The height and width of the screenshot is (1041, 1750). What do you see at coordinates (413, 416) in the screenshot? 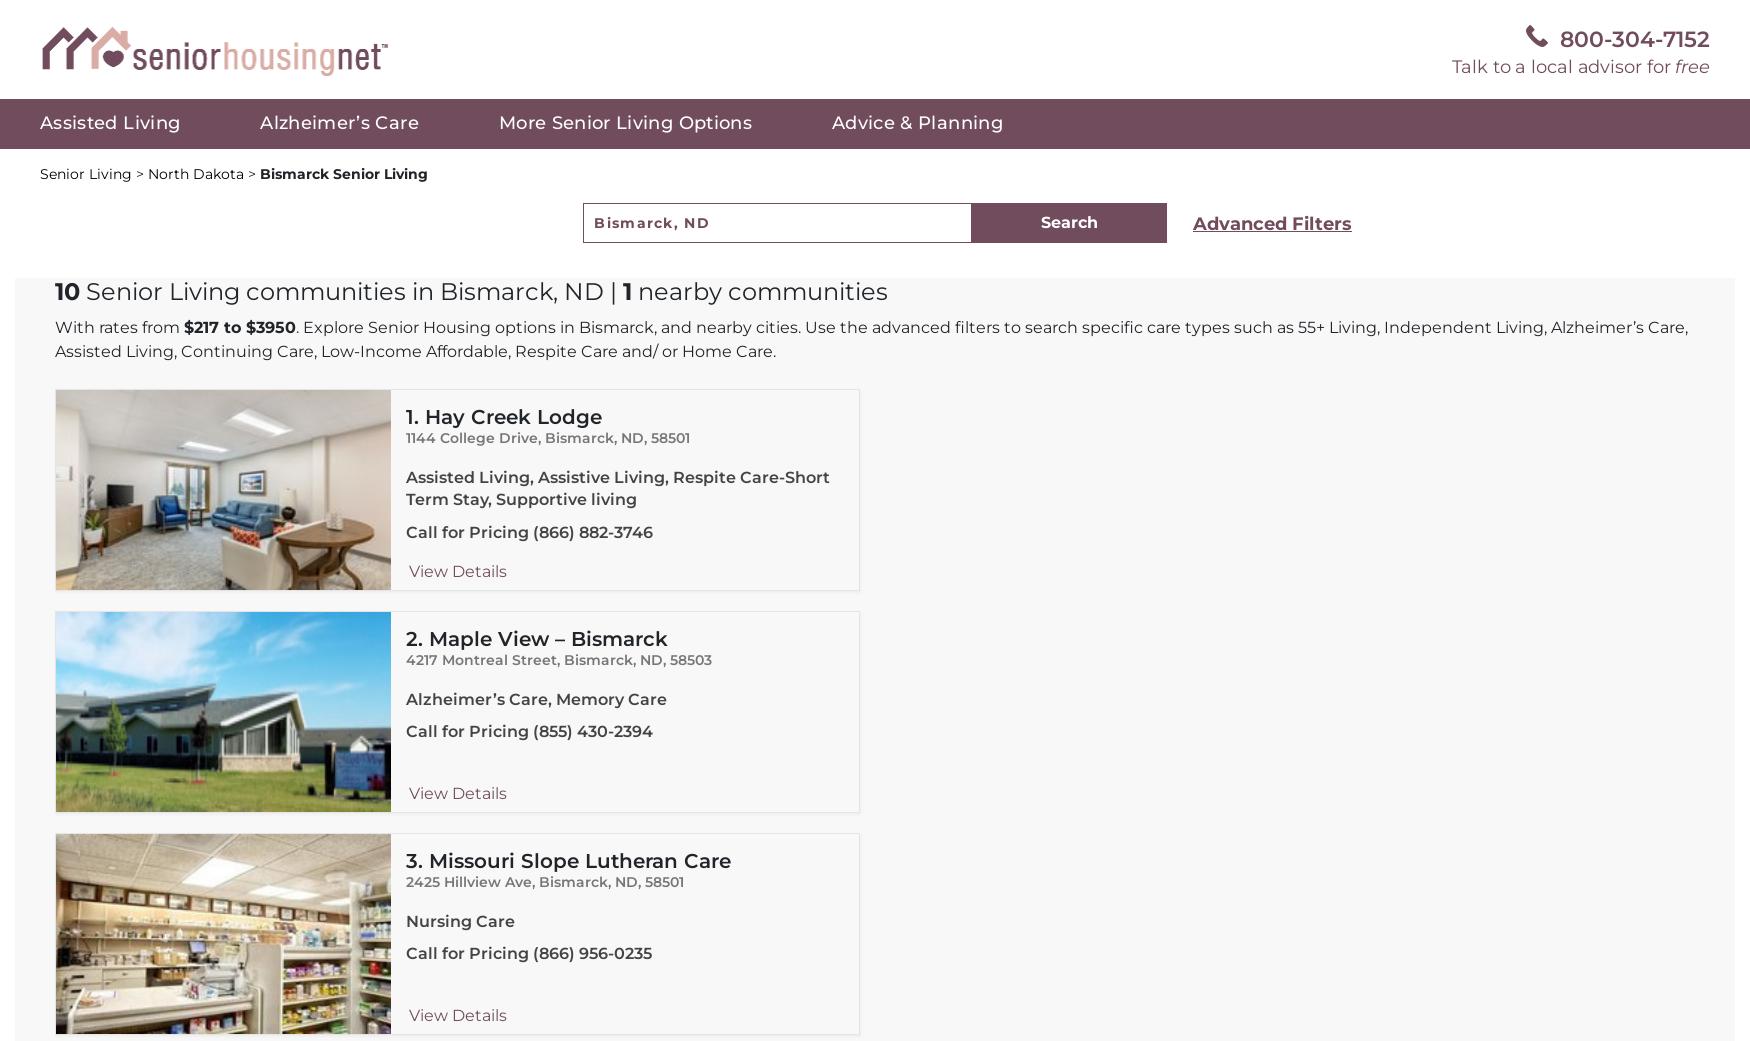
I see `'1.'` at bounding box center [413, 416].